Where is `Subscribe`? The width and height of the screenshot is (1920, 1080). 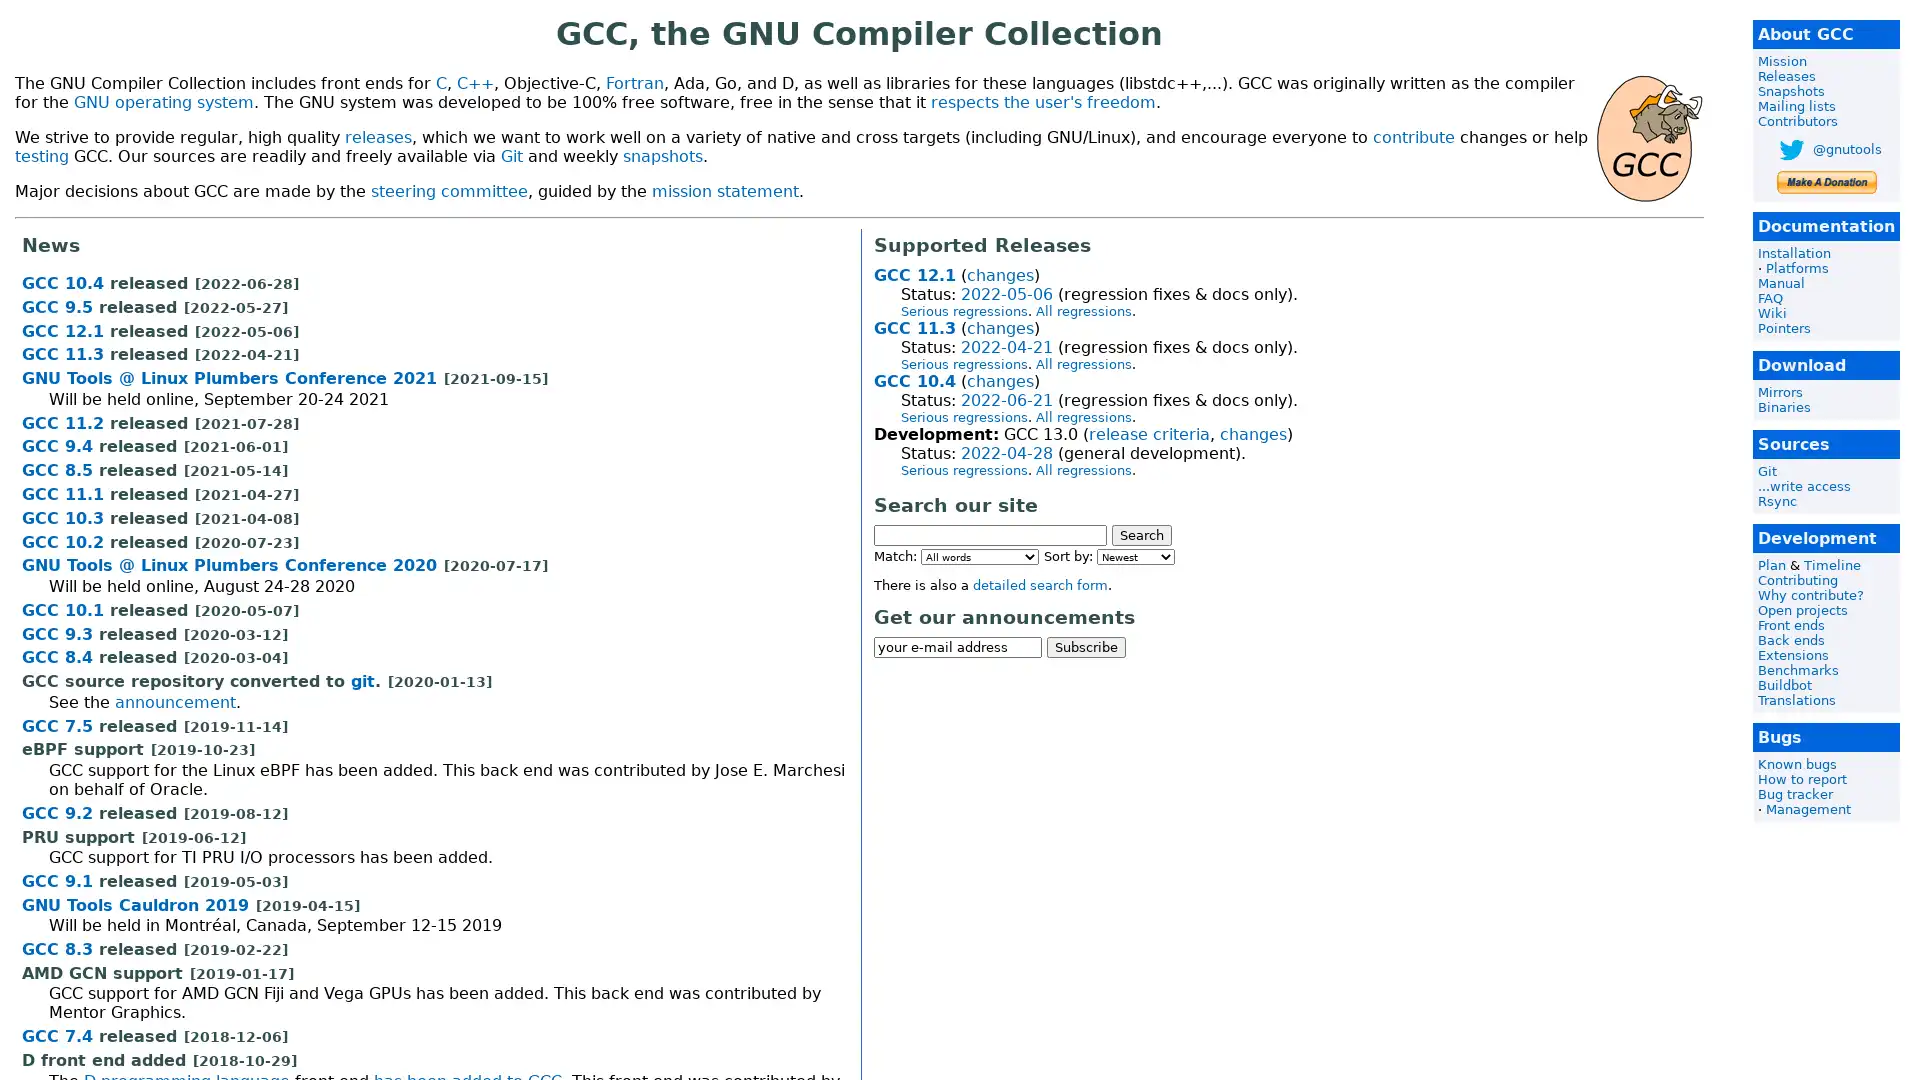 Subscribe is located at coordinates (1084, 646).